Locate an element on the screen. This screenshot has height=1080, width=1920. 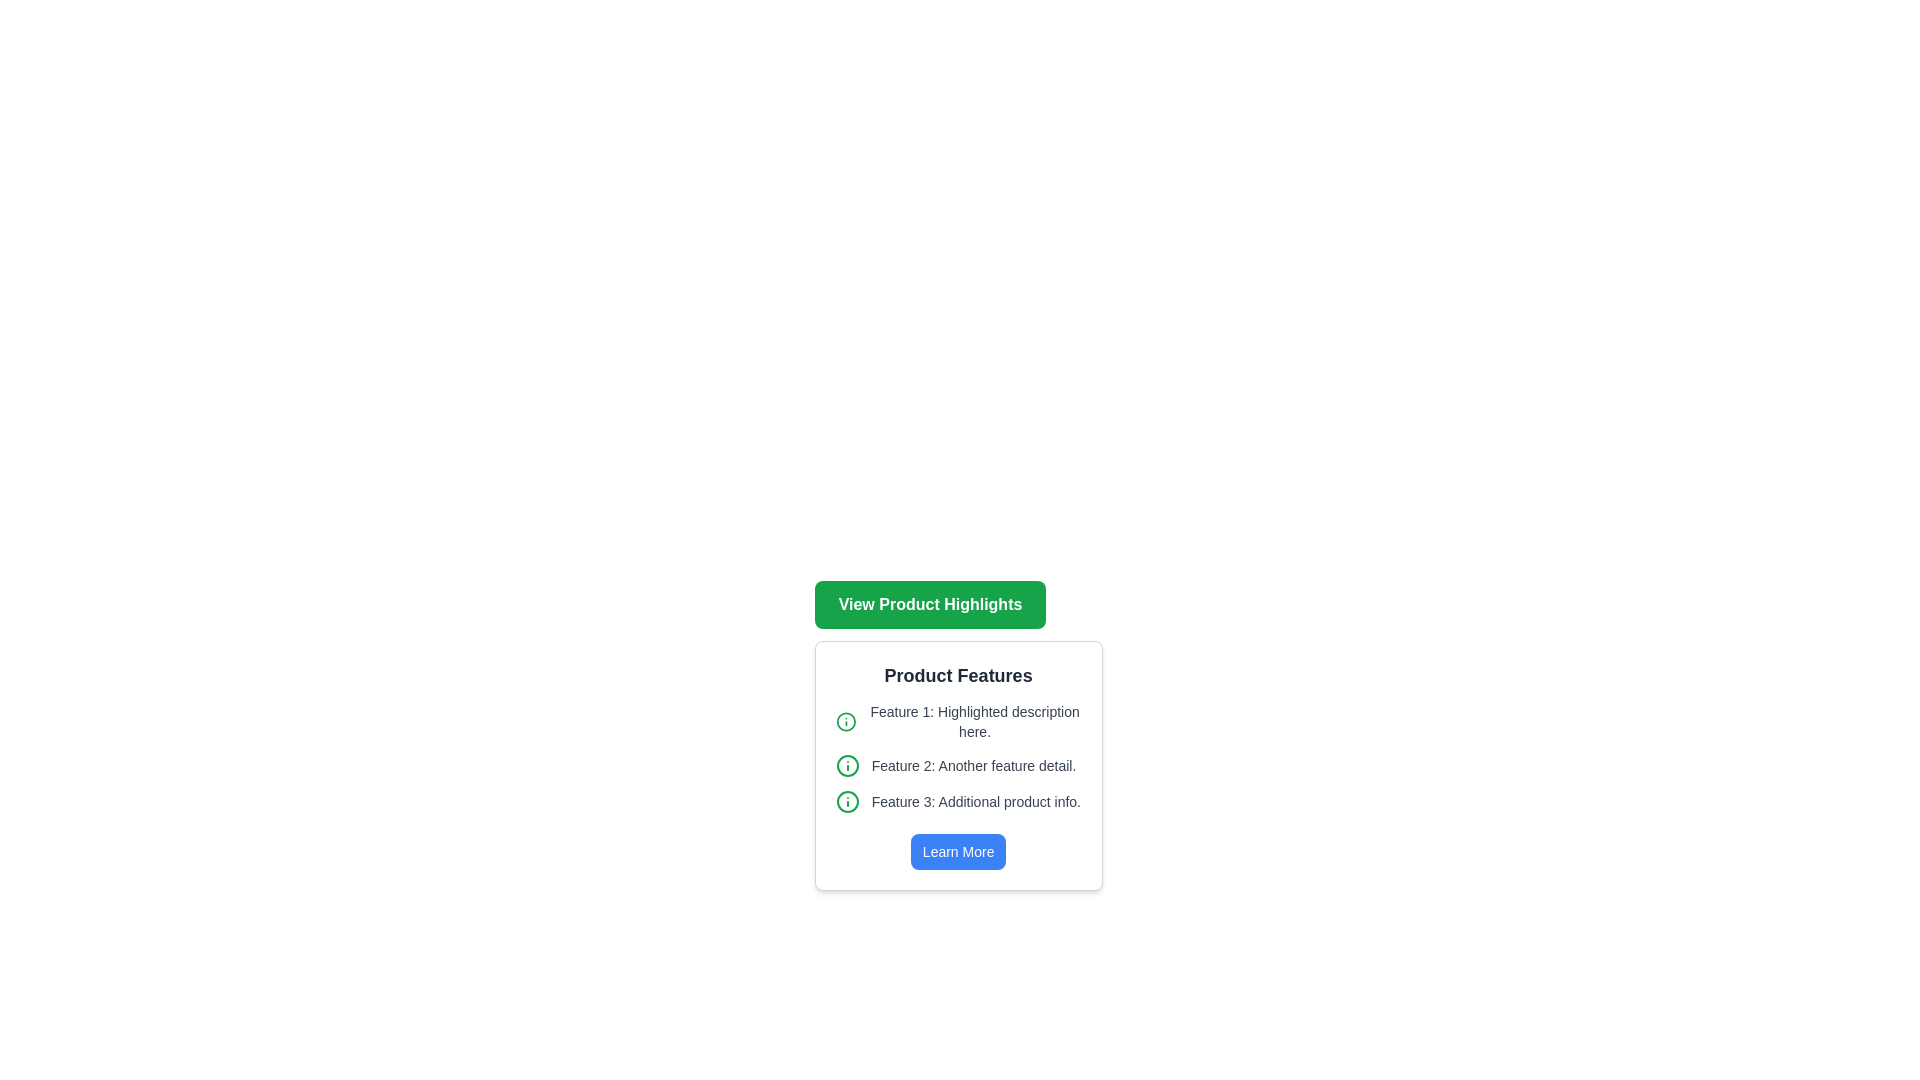
the icon that serves as a visual indicator for 'Feature 3: Additional product info.', located to the left of the corresponding text is located at coordinates (847, 801).